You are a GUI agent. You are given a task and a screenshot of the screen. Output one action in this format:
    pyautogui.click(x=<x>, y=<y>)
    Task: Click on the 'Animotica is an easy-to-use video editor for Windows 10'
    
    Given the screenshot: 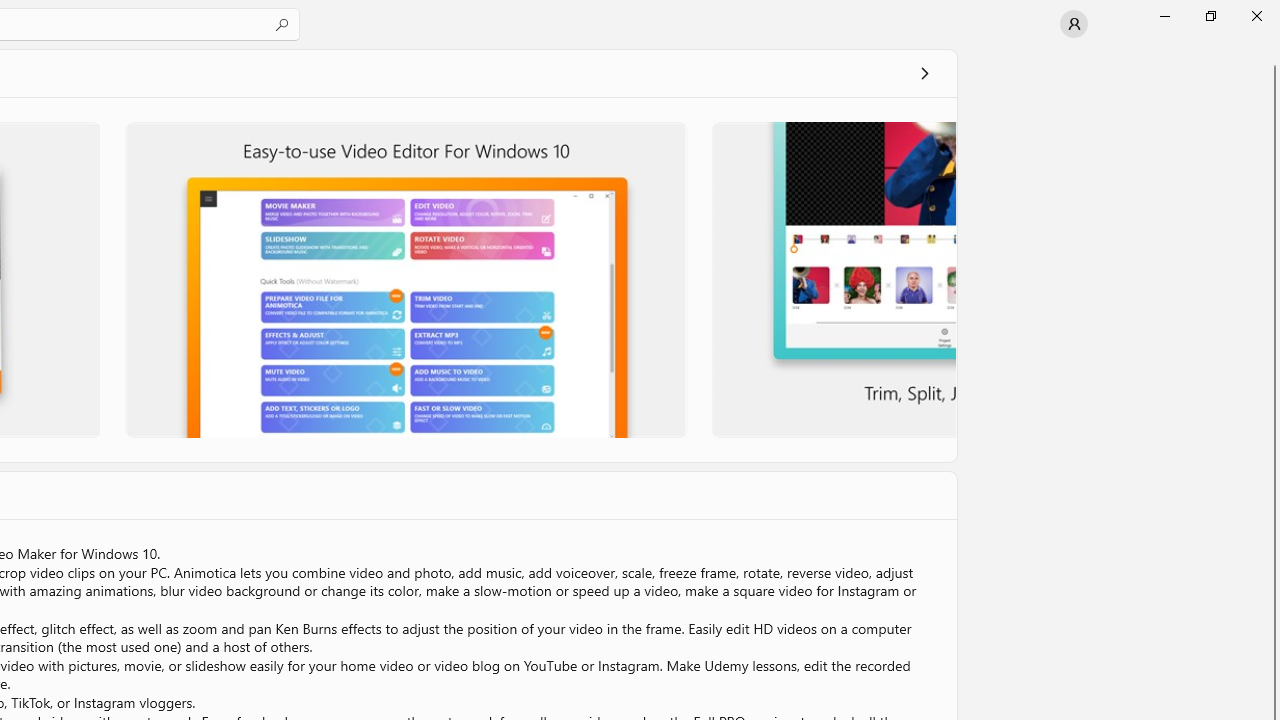 What is the action you would take?
    pyautogui.click(x=405, y=279)
    